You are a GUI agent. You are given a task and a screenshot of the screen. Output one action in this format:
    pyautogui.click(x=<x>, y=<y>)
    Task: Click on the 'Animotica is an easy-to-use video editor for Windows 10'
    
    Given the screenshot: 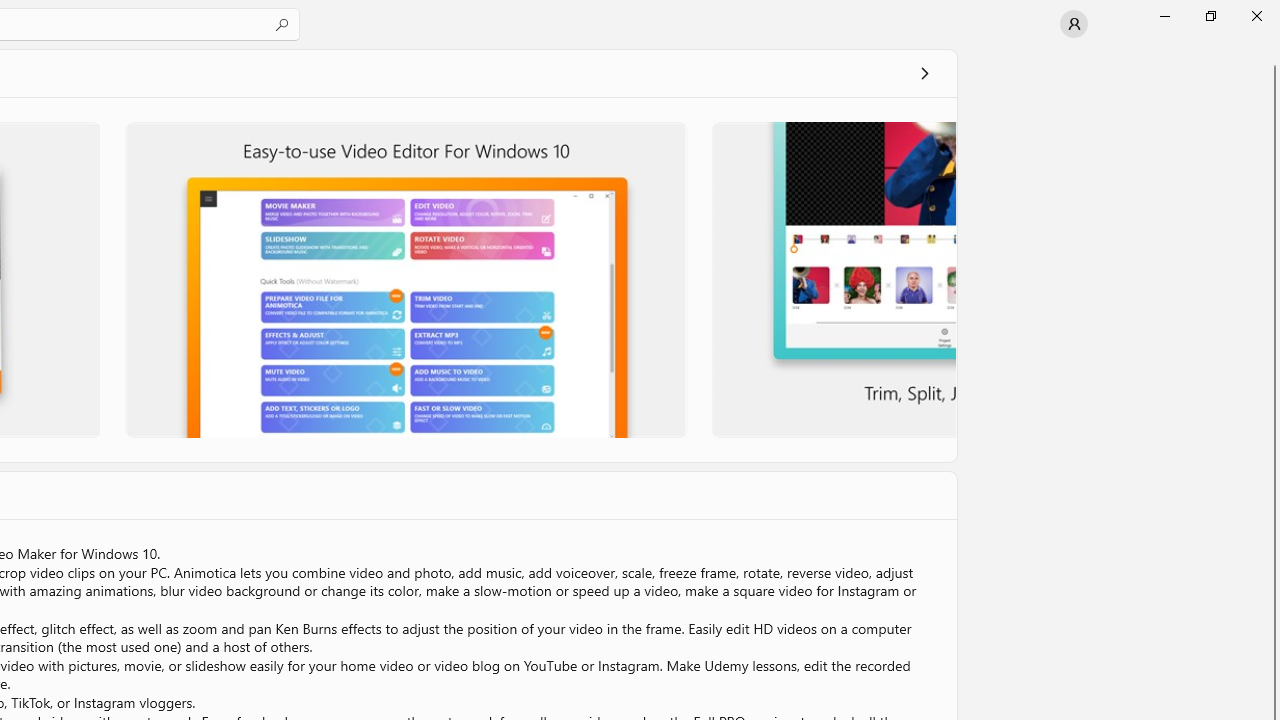 What is the action you would take?
    pyautogui.click(x=405, y=279)
    